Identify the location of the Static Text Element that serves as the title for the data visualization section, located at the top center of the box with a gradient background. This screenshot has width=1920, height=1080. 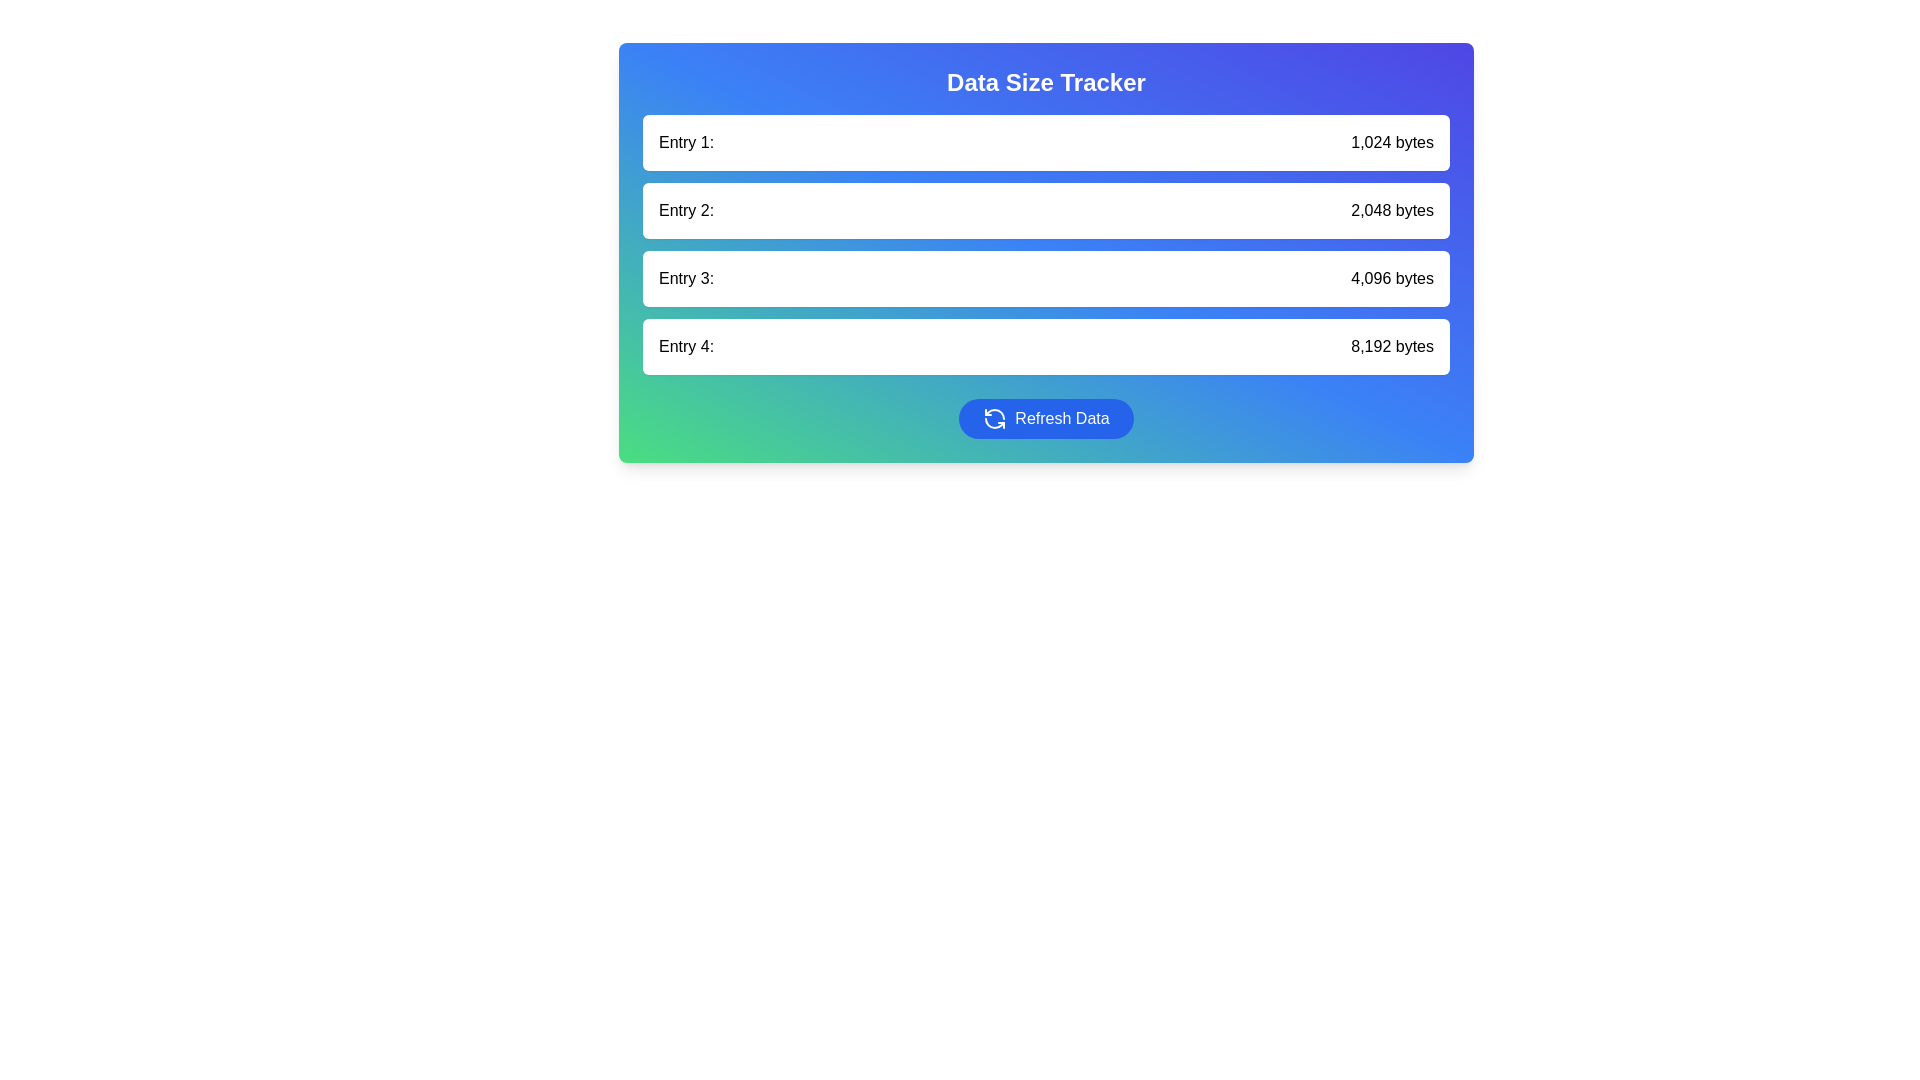
(1045, 82).